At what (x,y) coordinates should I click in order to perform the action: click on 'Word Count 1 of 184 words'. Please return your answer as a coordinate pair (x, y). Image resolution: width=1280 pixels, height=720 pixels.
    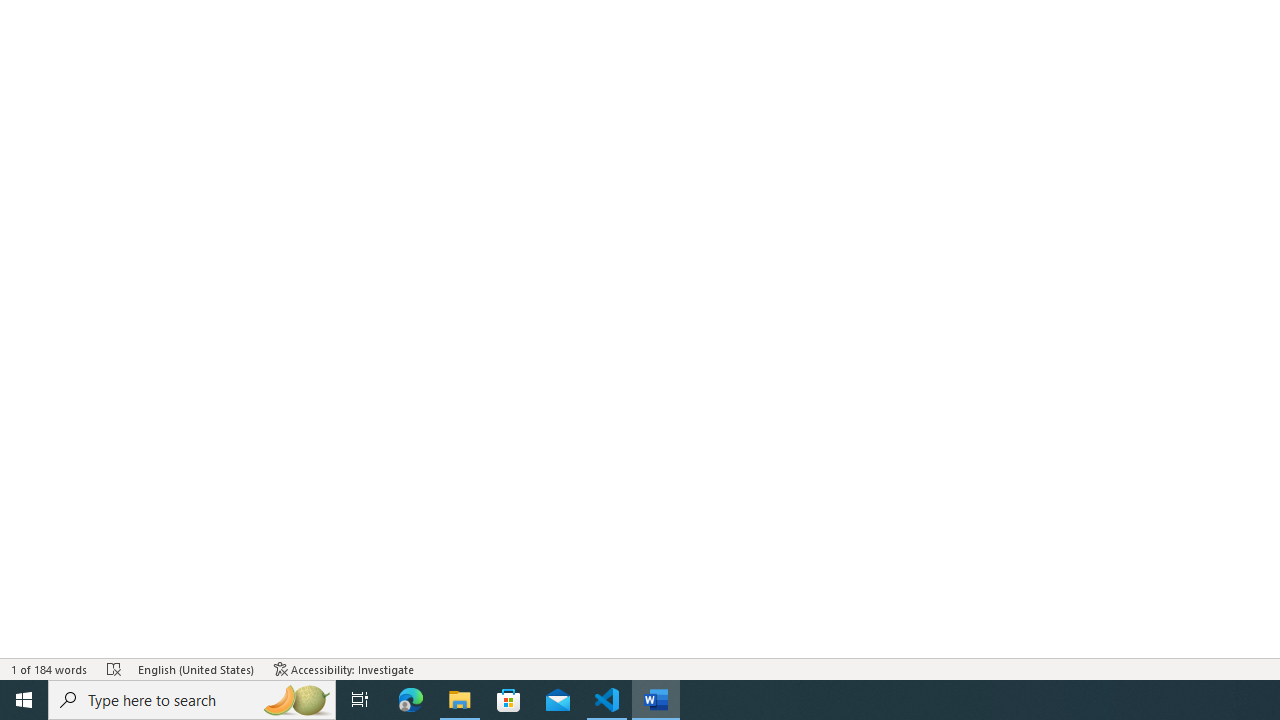
    Looking at the image, I should click on (49, 669).